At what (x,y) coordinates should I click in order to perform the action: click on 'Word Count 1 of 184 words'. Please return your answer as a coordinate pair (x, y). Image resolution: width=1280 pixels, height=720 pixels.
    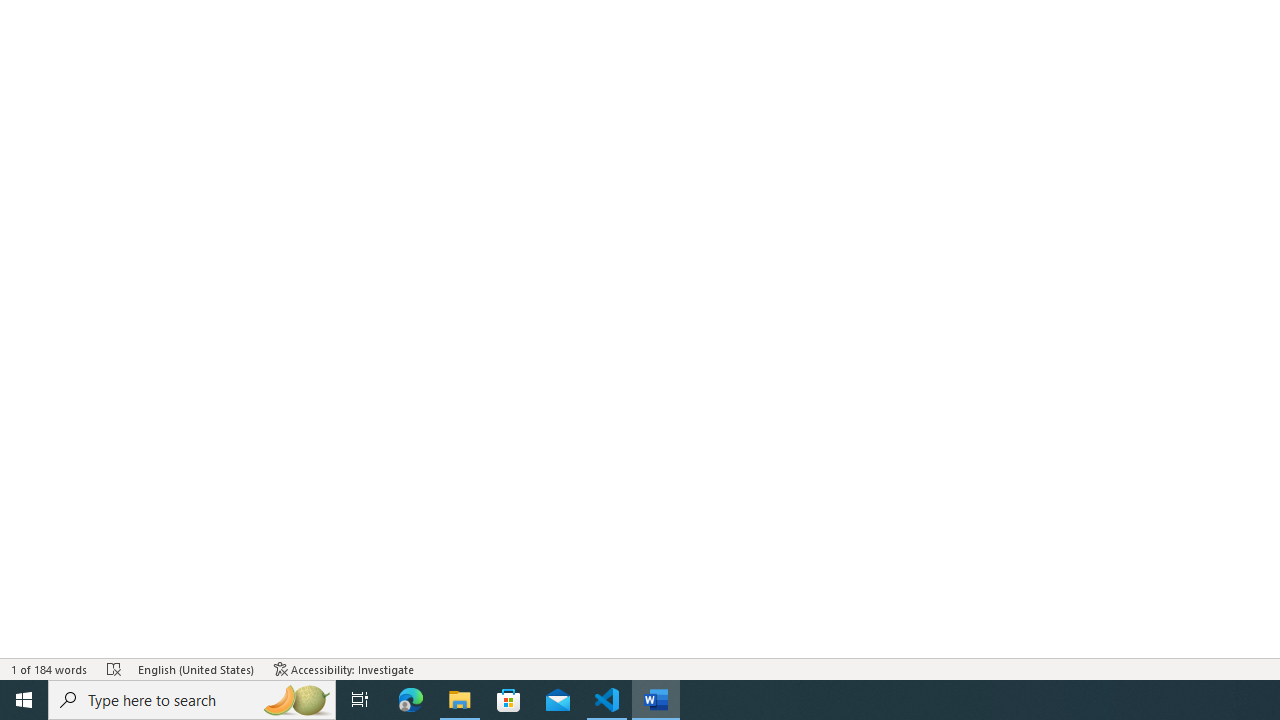
    Looking at the image, I should click on (49, 669).